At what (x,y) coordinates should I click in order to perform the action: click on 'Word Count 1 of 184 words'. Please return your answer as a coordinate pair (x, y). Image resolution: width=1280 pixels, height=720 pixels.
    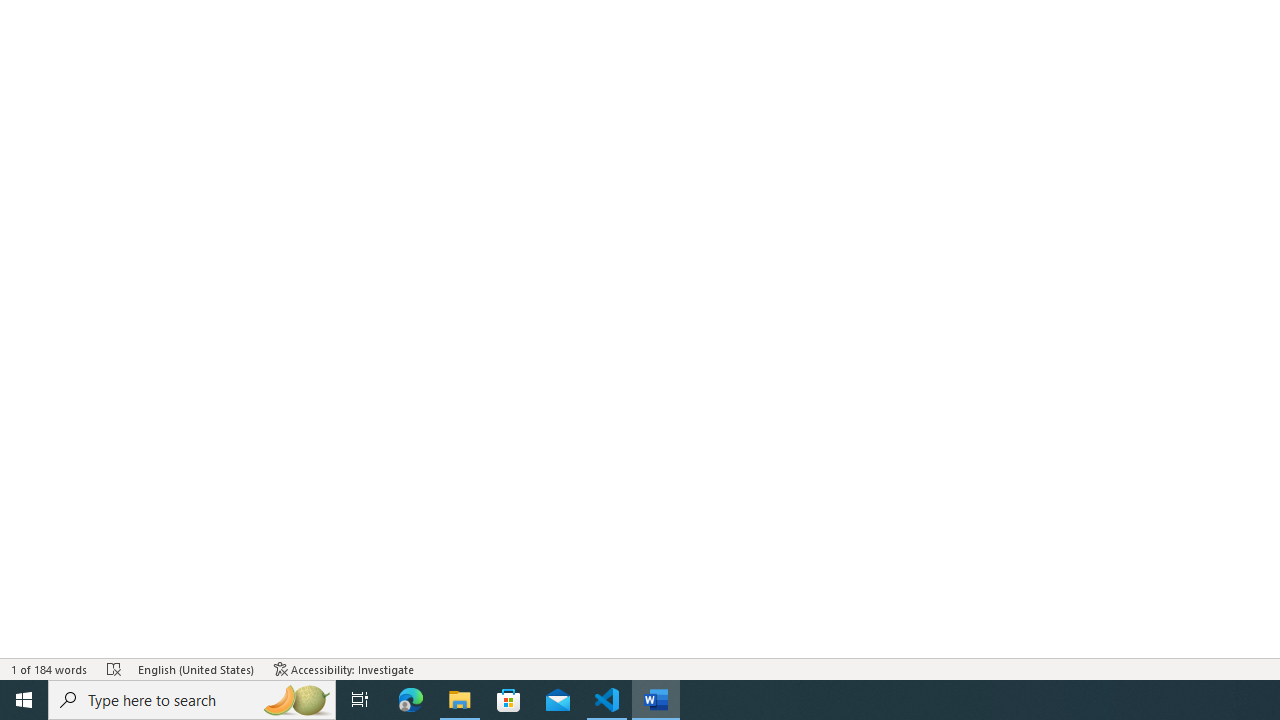
    Looking at the image, I should click on (49, 669).